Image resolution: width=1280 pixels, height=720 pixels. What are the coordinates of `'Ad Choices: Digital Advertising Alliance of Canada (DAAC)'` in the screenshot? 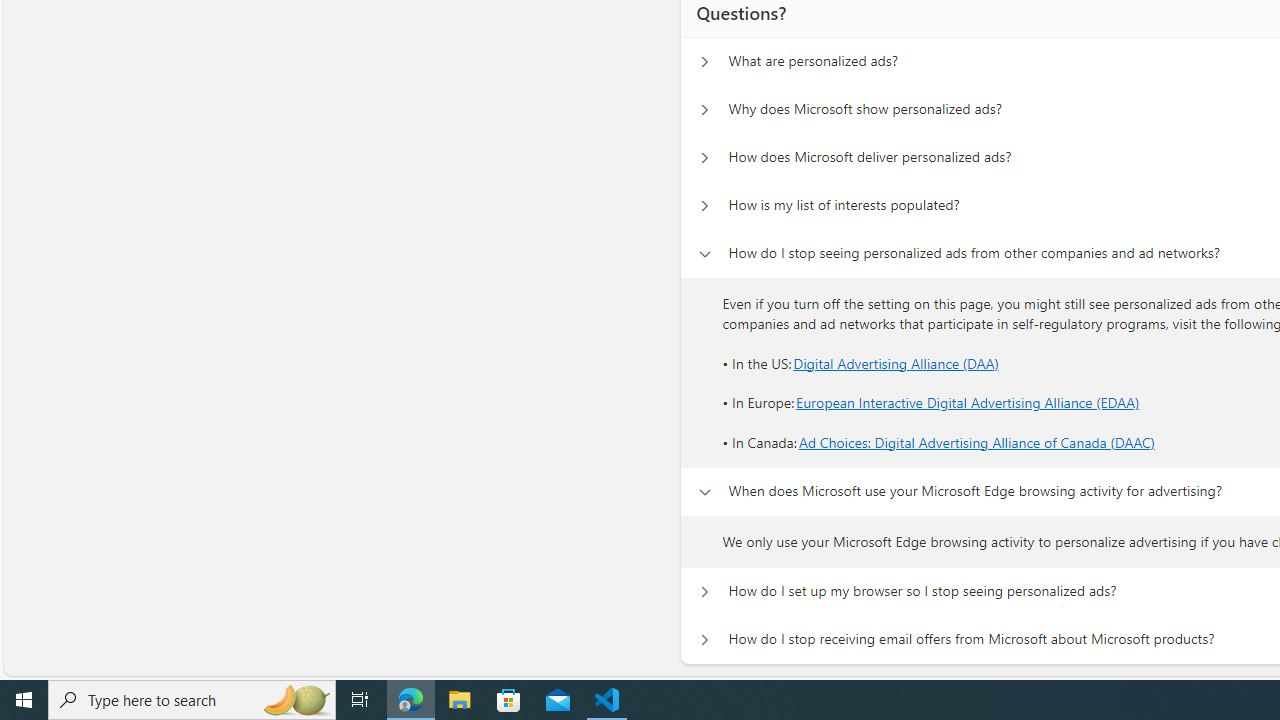 It's located at (976, 441).